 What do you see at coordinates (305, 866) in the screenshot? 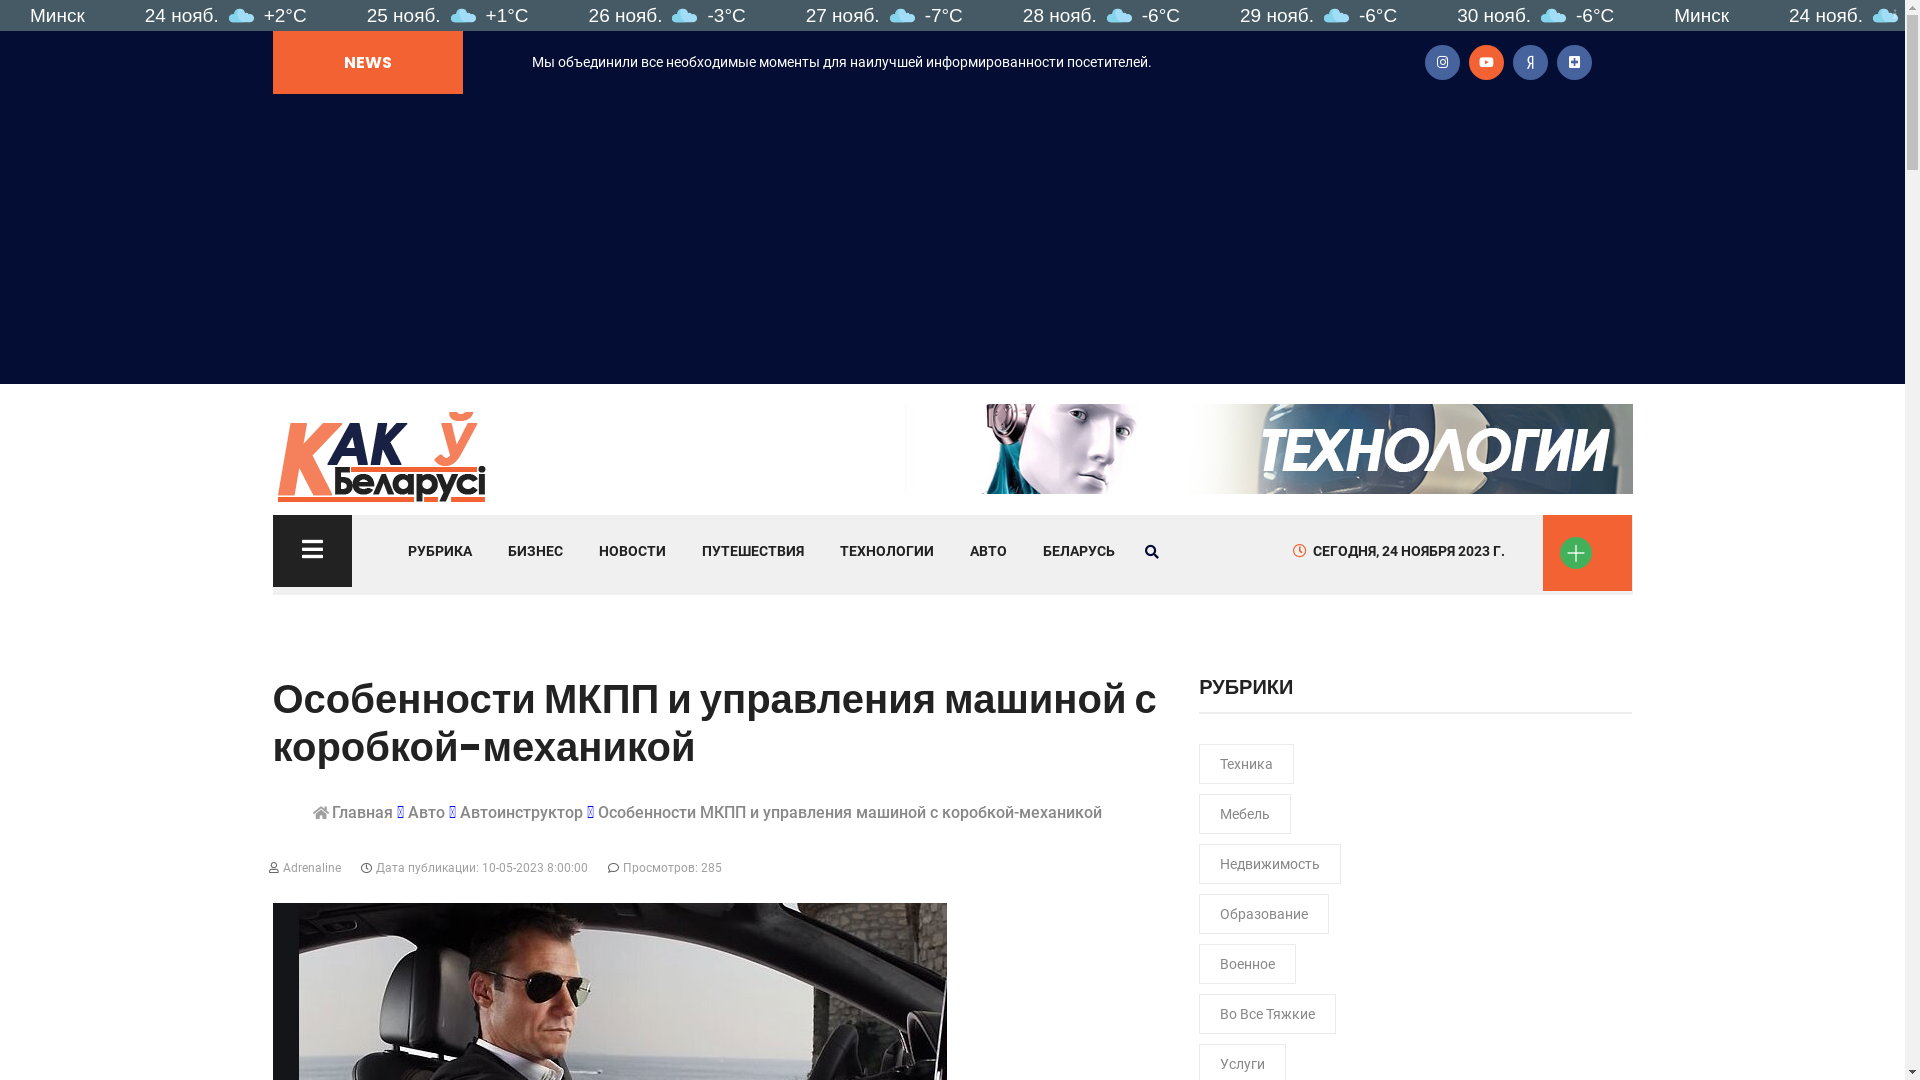
I see `'Adrenaline'` at bounding box center [305, 866].